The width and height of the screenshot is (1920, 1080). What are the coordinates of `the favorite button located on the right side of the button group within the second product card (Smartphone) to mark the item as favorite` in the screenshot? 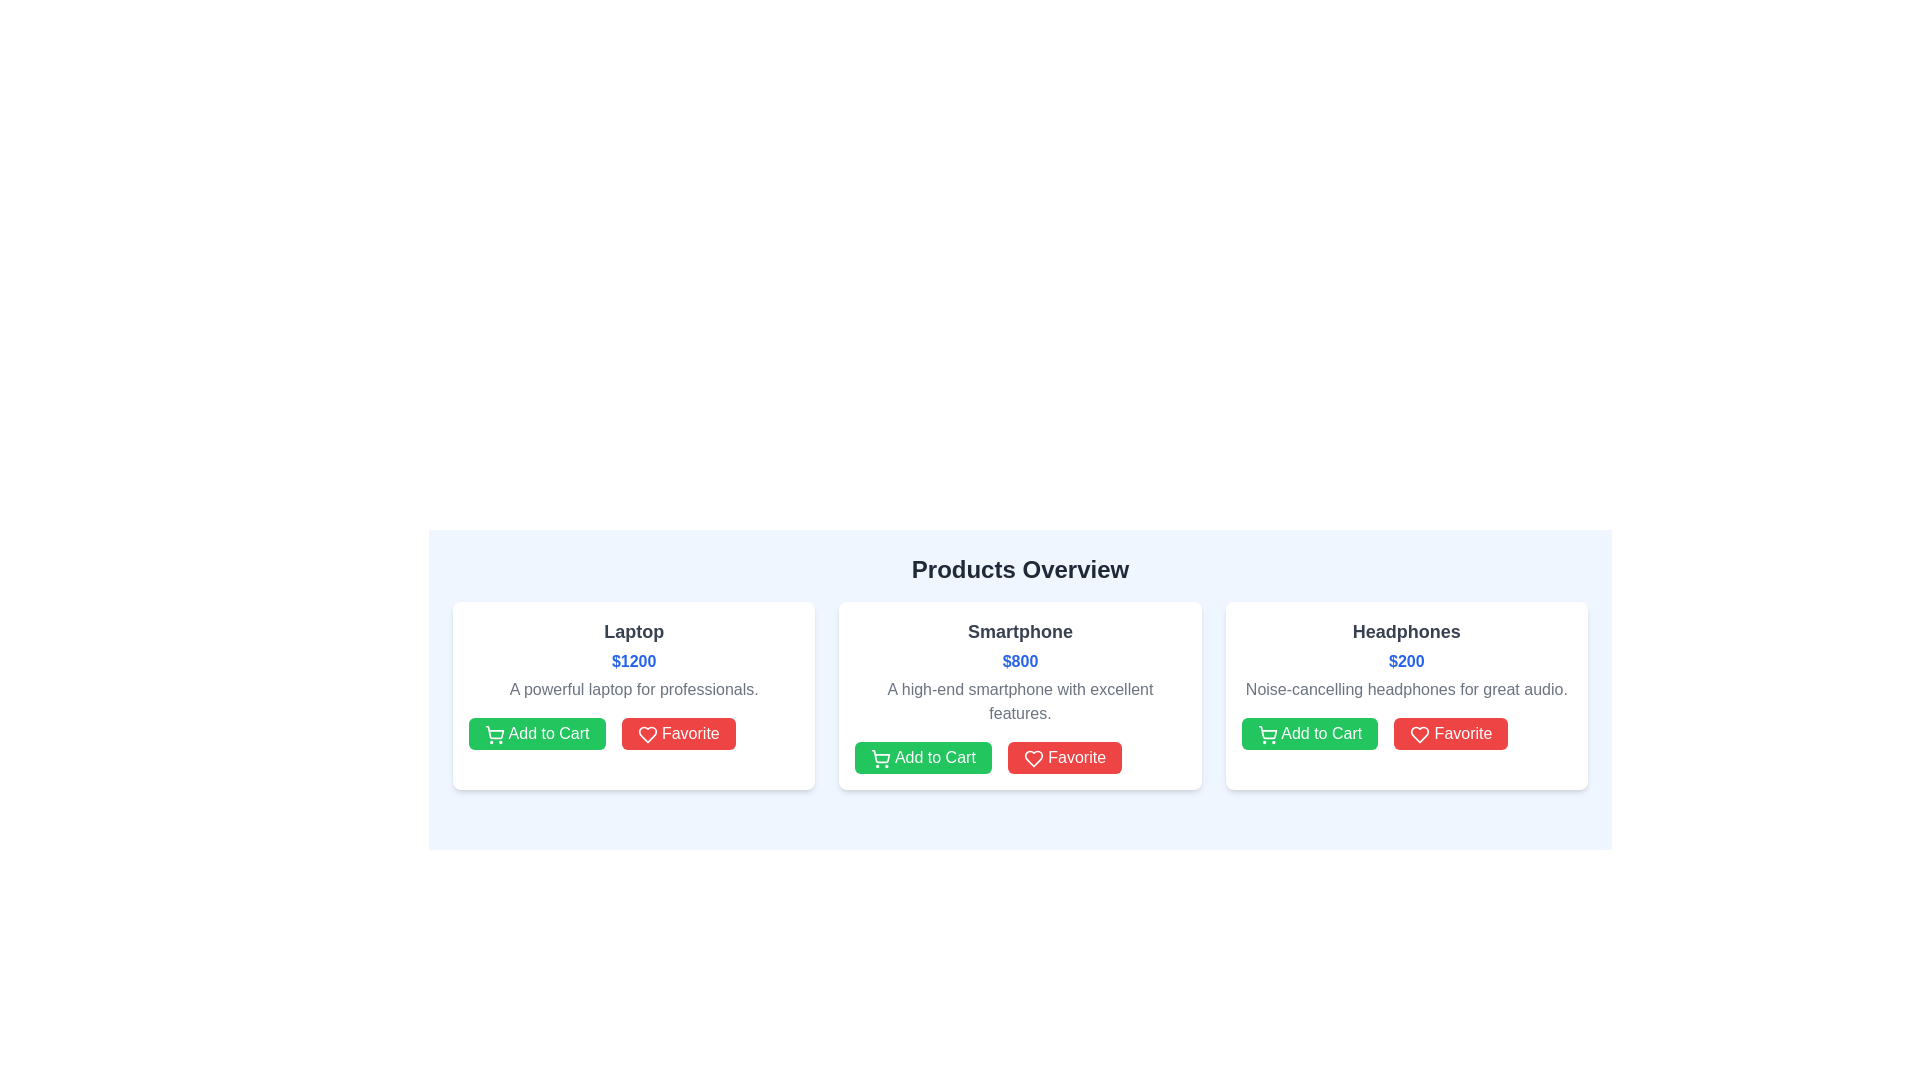 It's located at (1064, 758).